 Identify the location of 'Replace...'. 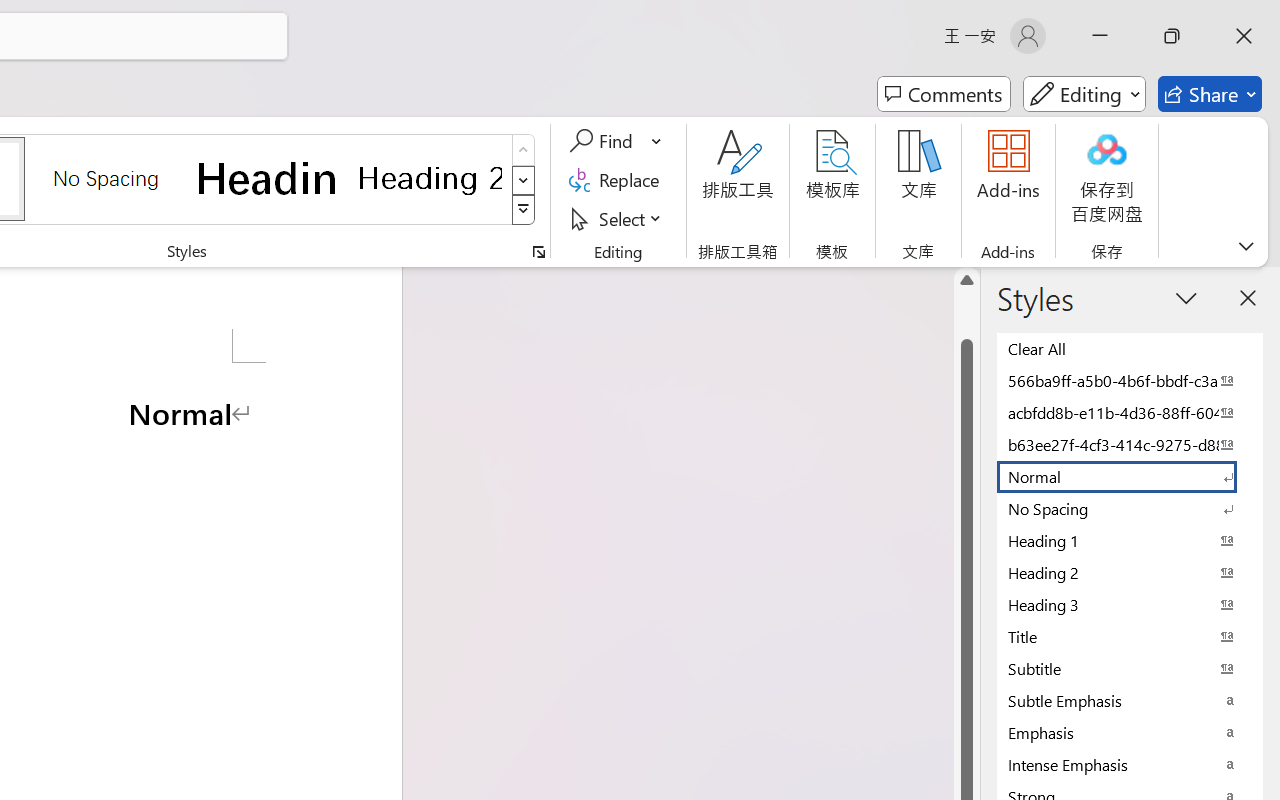
(616, 179).